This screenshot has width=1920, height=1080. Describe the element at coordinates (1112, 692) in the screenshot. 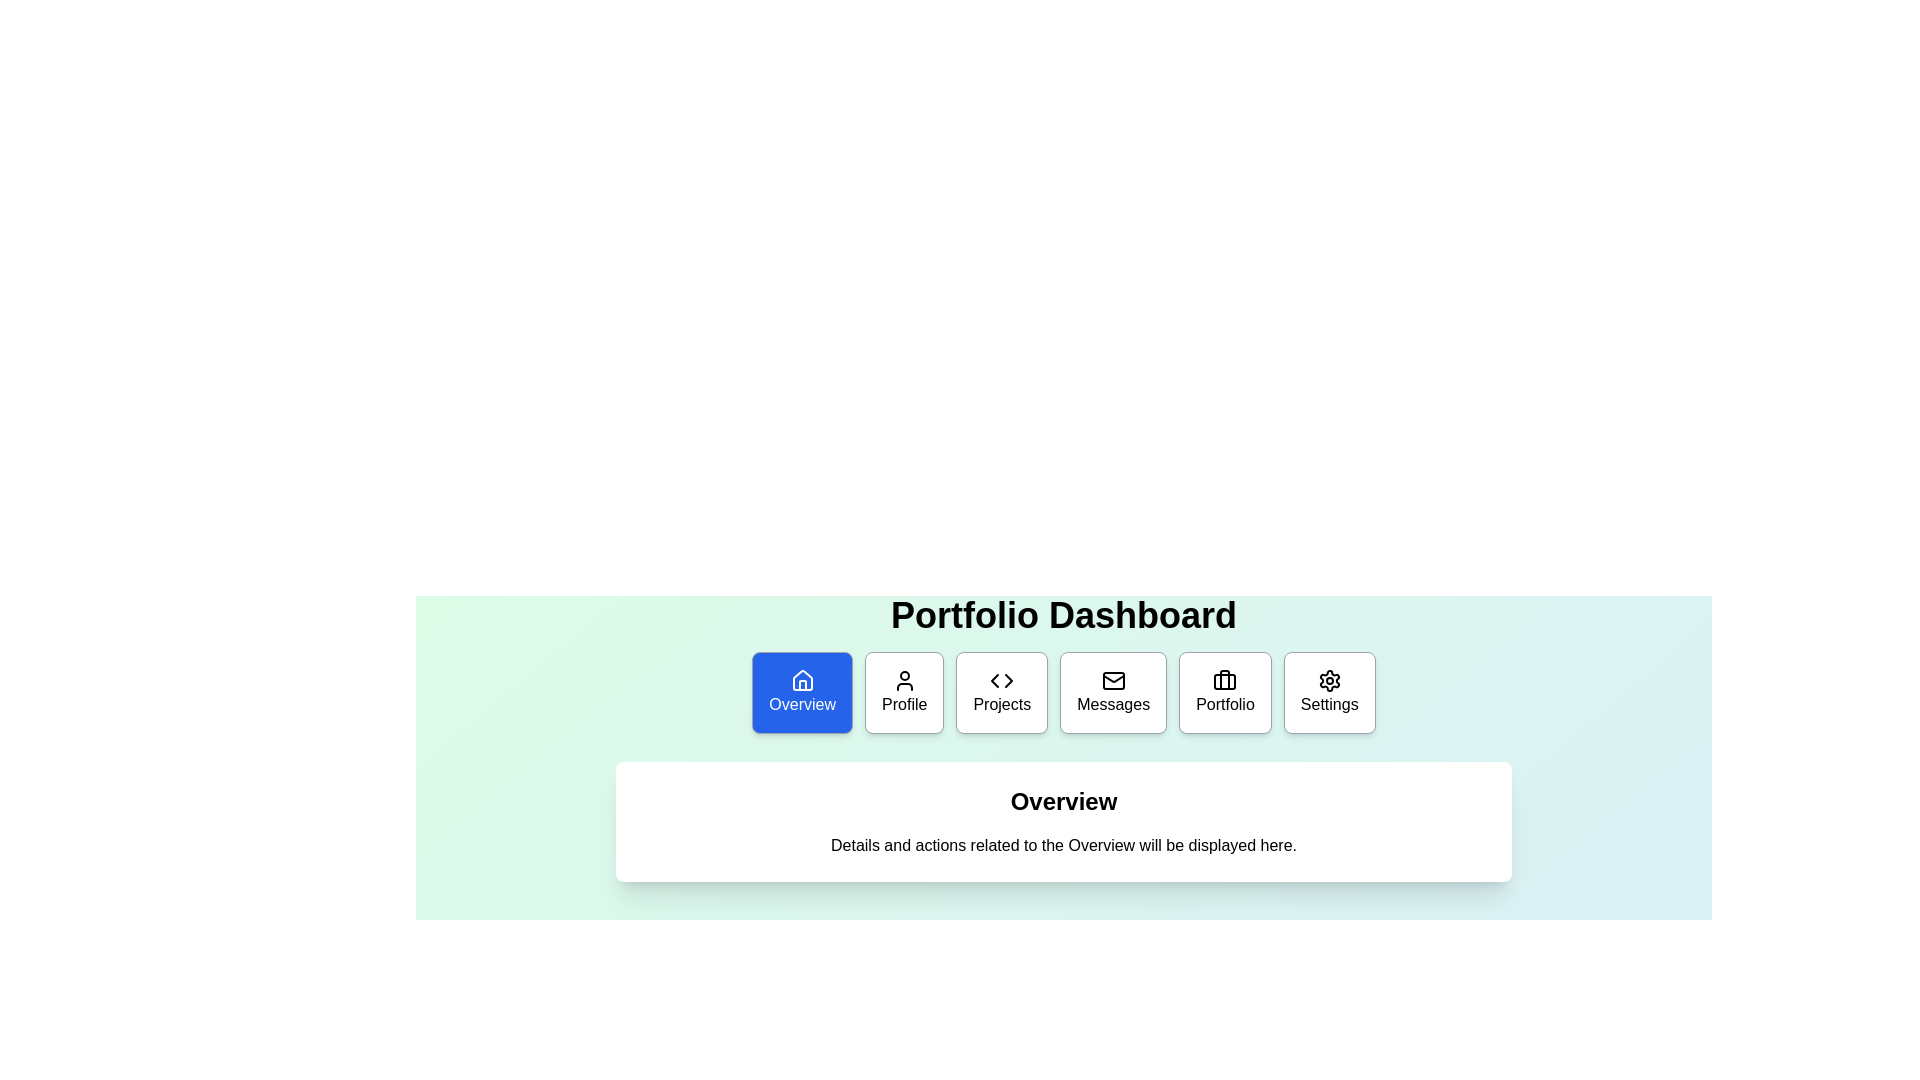

I see `the 'Messages' button, which is a rectangular button with rounded corners, a white background, a black mail icon at the top, and the text 'Messages' in black below the icon` at that location.